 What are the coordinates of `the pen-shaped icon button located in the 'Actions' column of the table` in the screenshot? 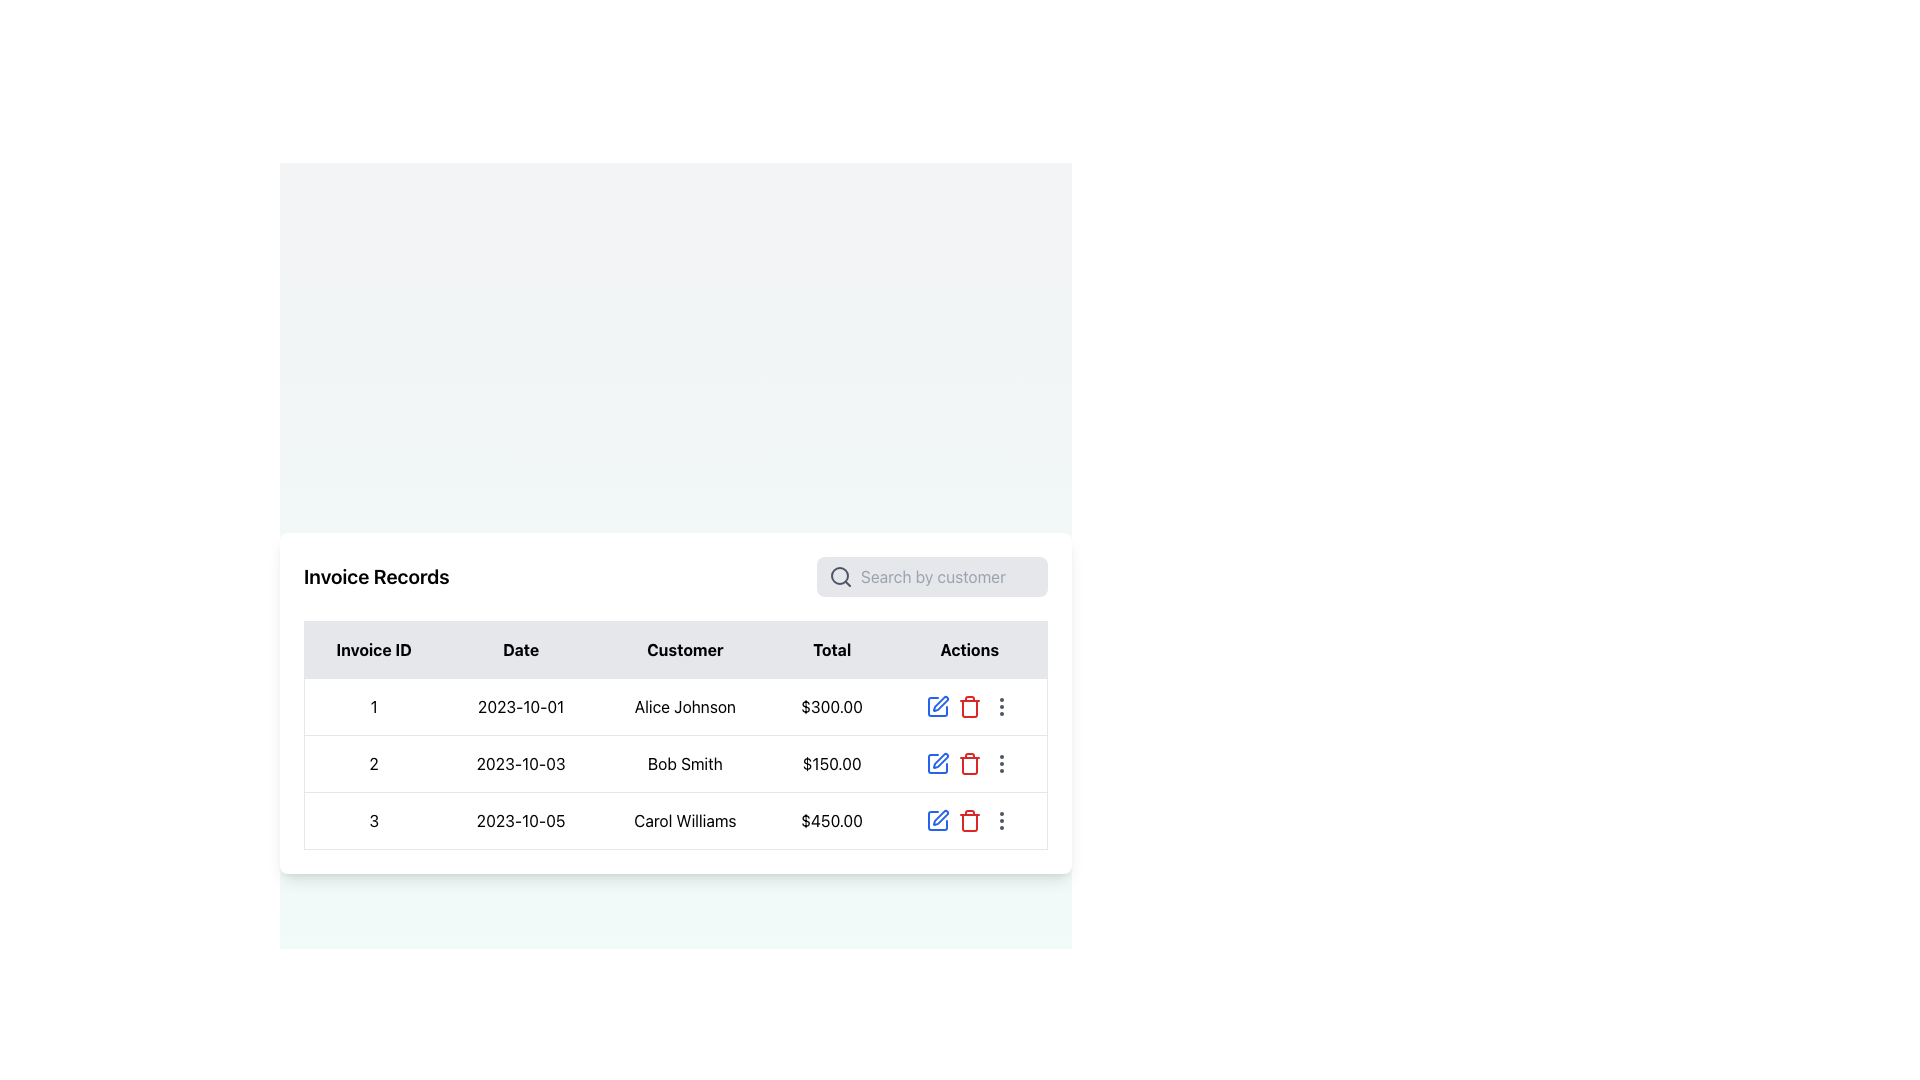 It's located at (939, 702).